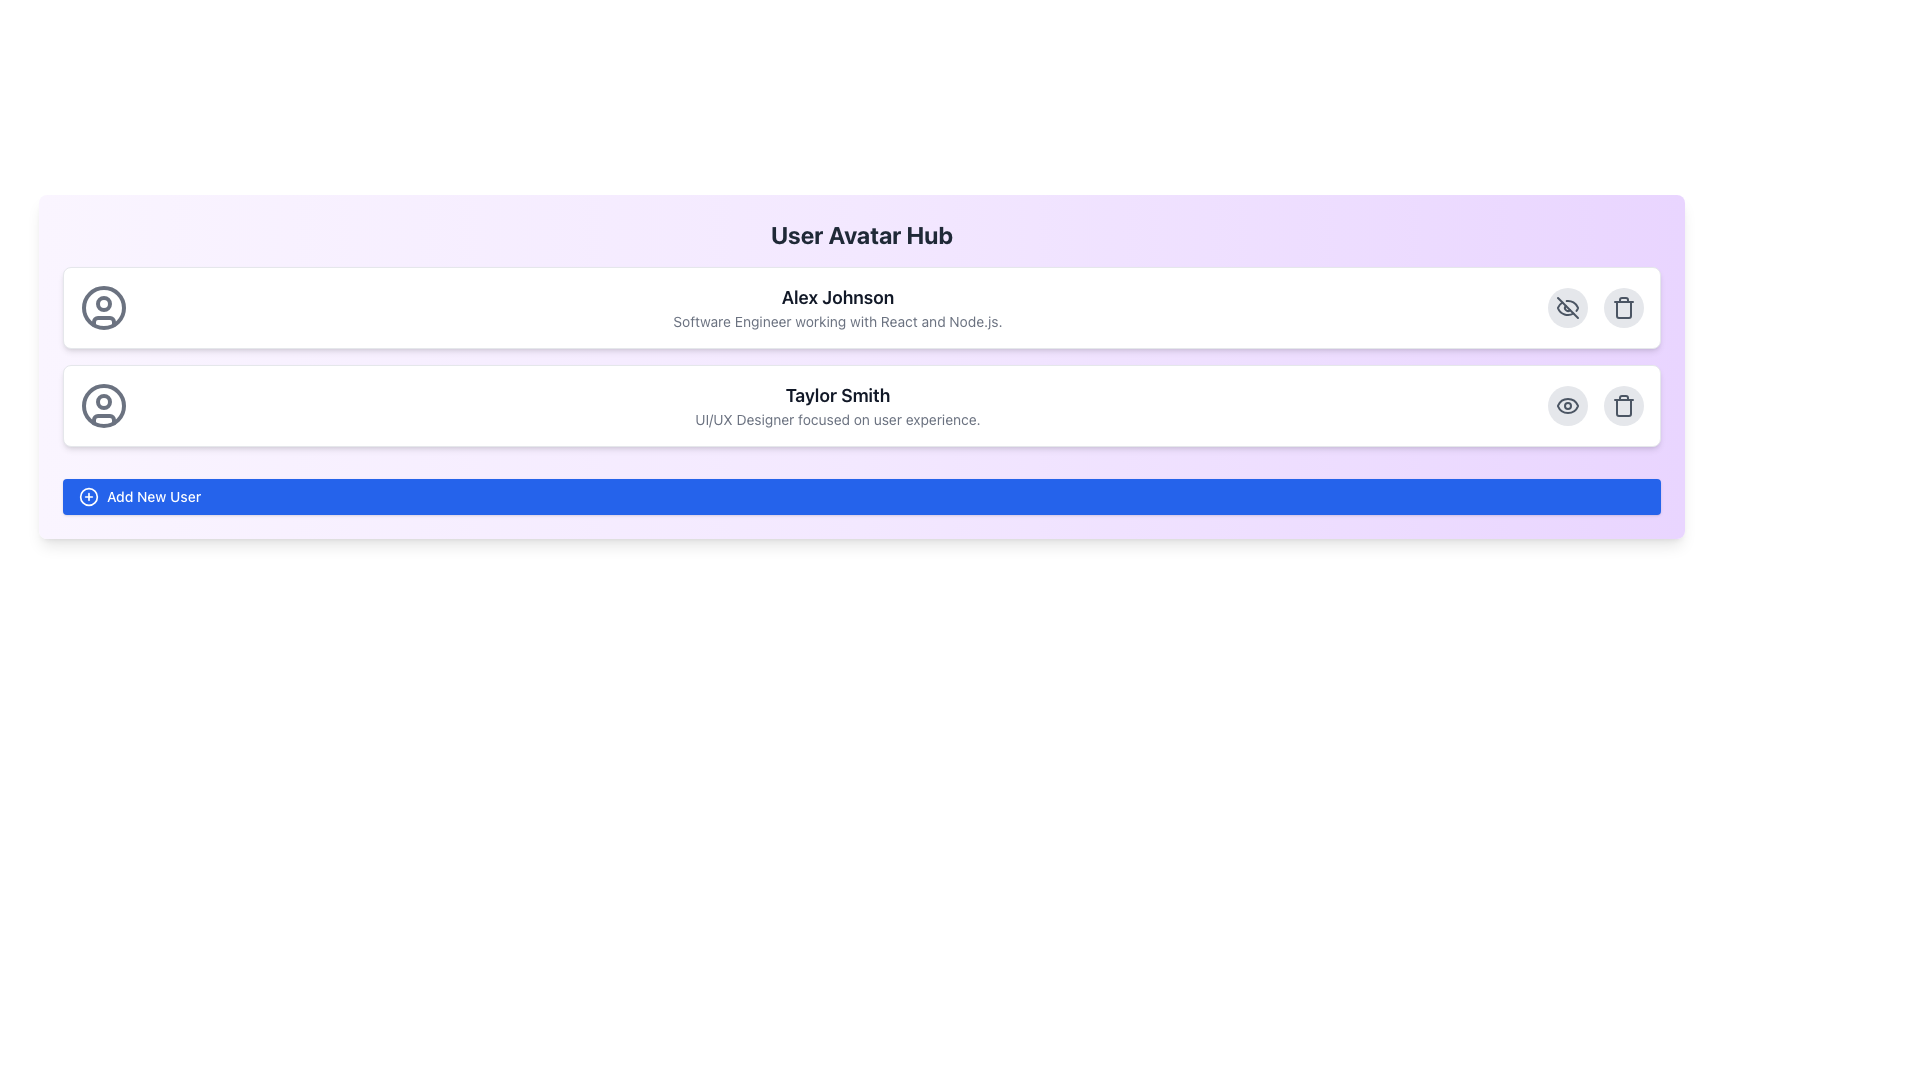  Describe the element at coordinates (1567, 405) in the screenshot. I see `the visibility toggle icon located beside the trash can icon for the user profile 'Taylor Smith'` at that location.